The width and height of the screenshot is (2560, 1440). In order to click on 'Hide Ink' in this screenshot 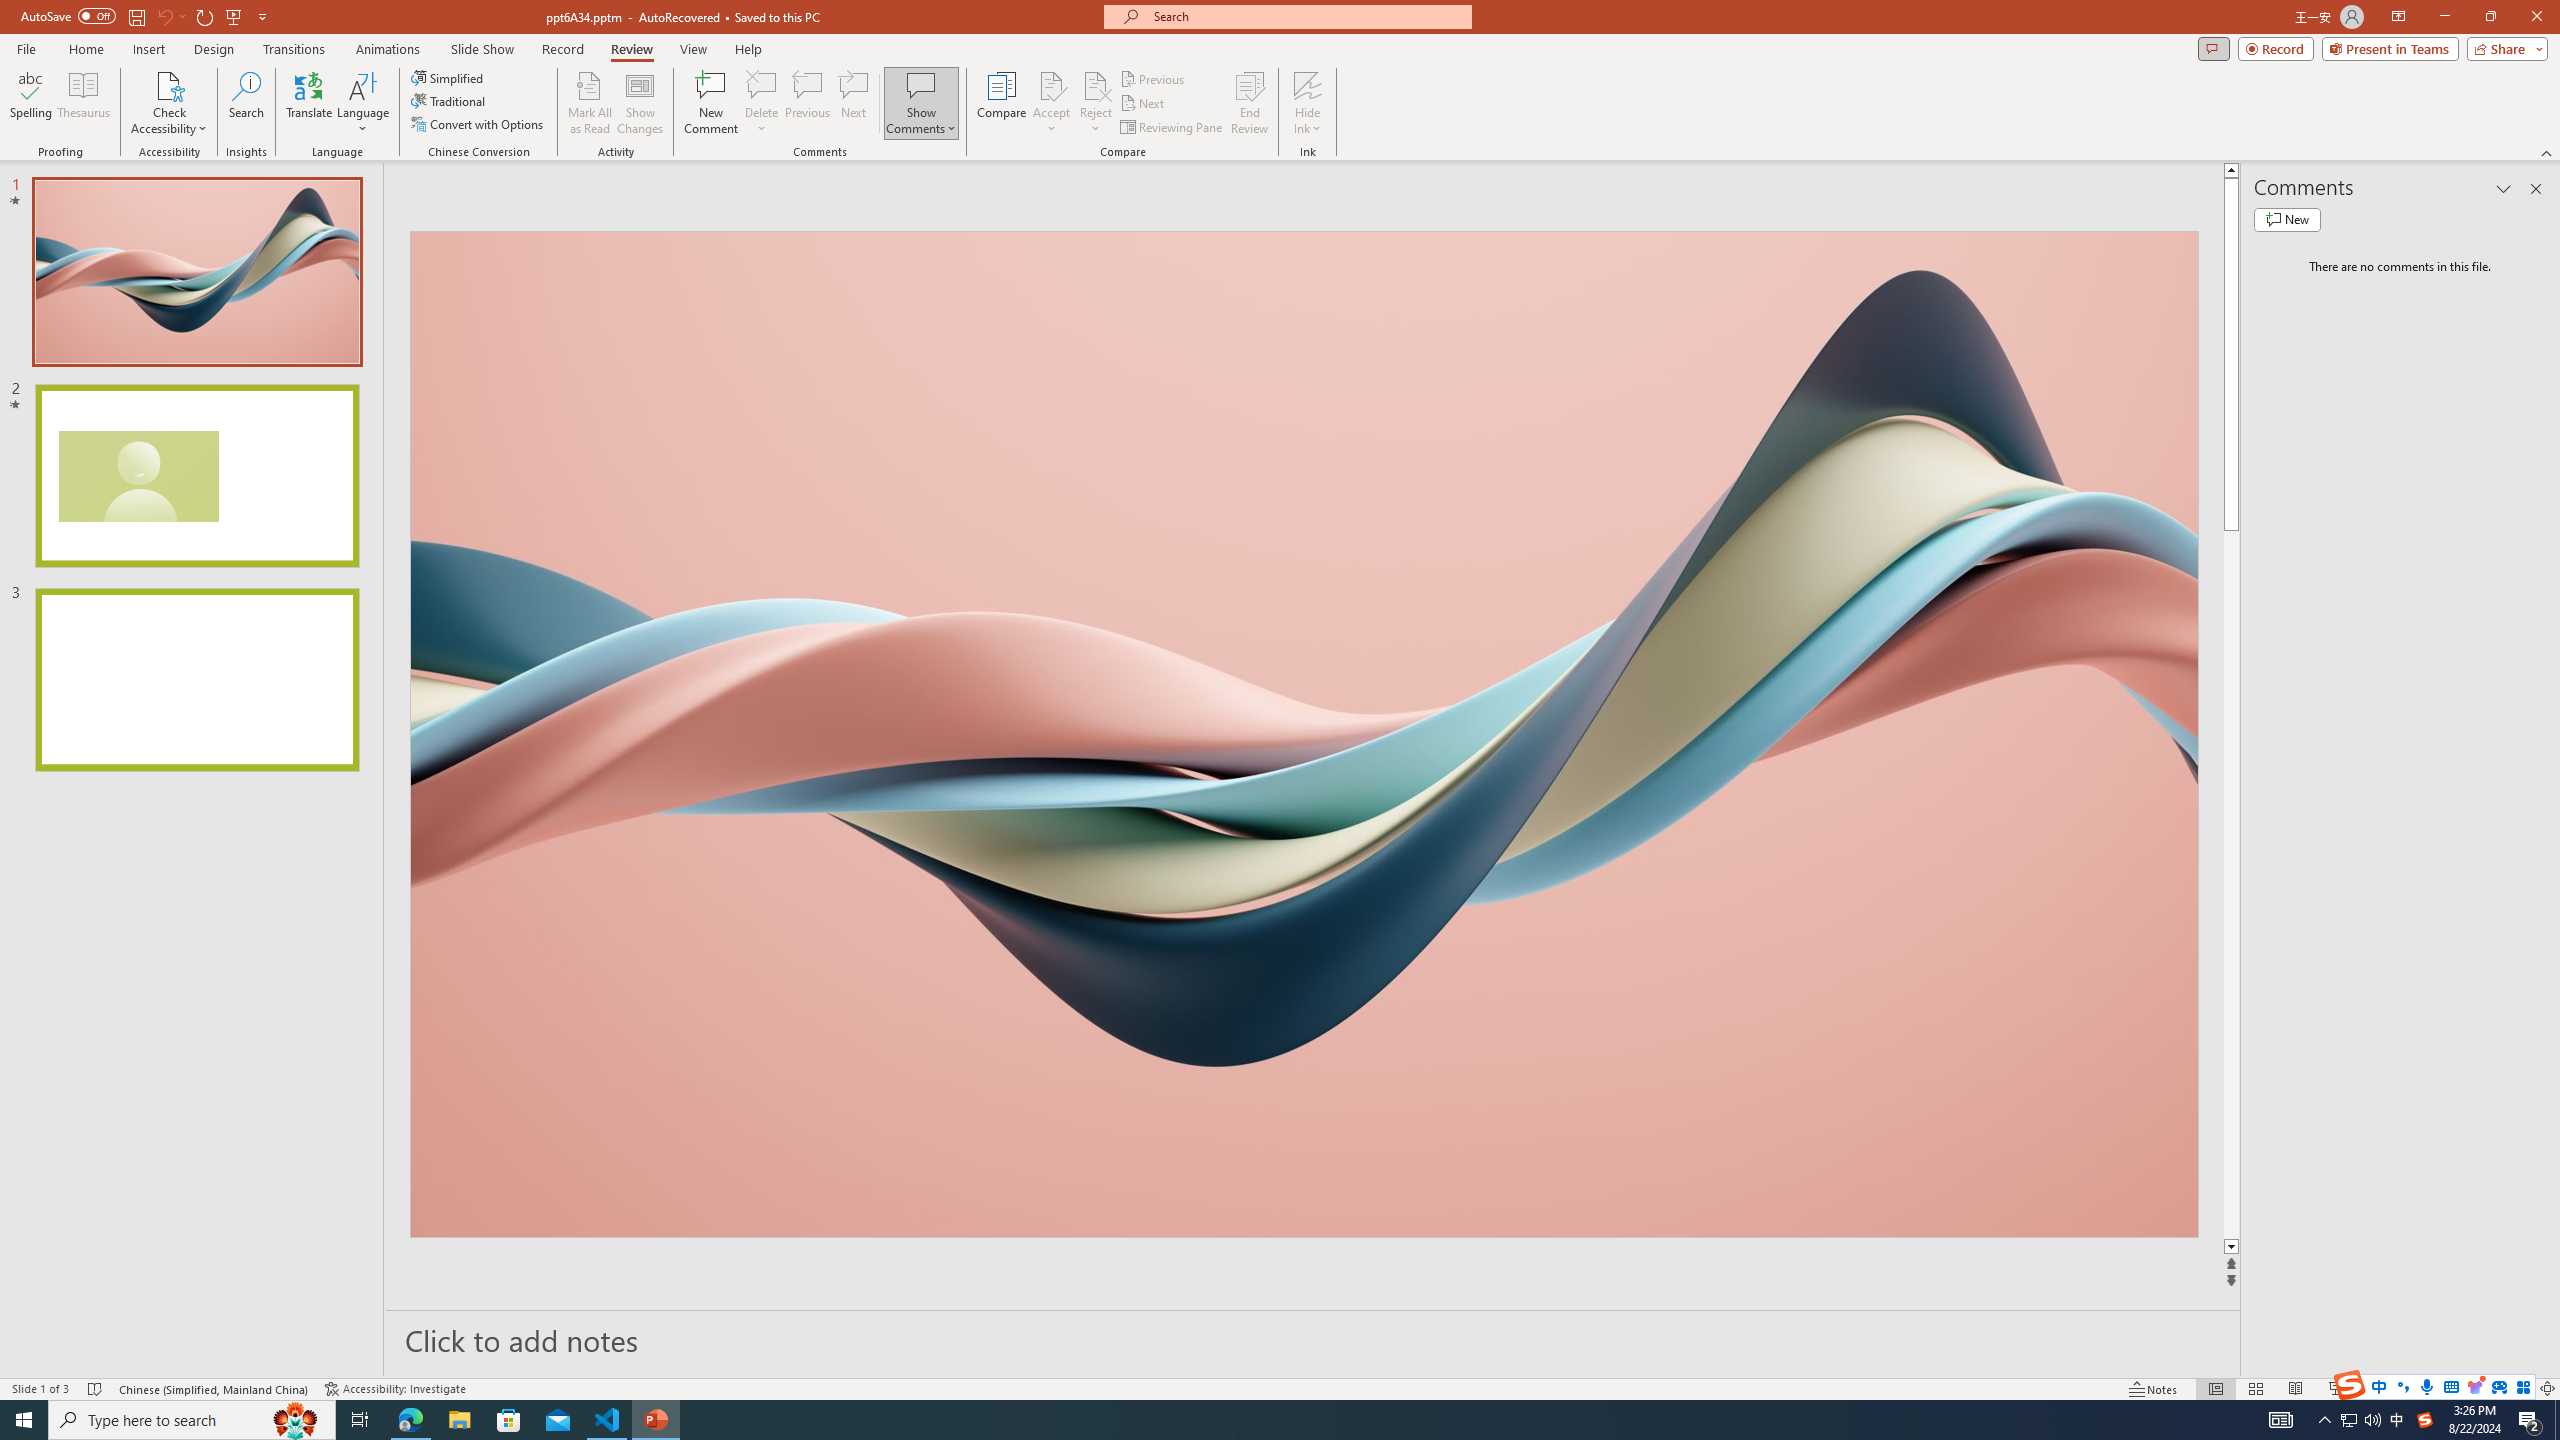, I will do `click(1308, 84)`.